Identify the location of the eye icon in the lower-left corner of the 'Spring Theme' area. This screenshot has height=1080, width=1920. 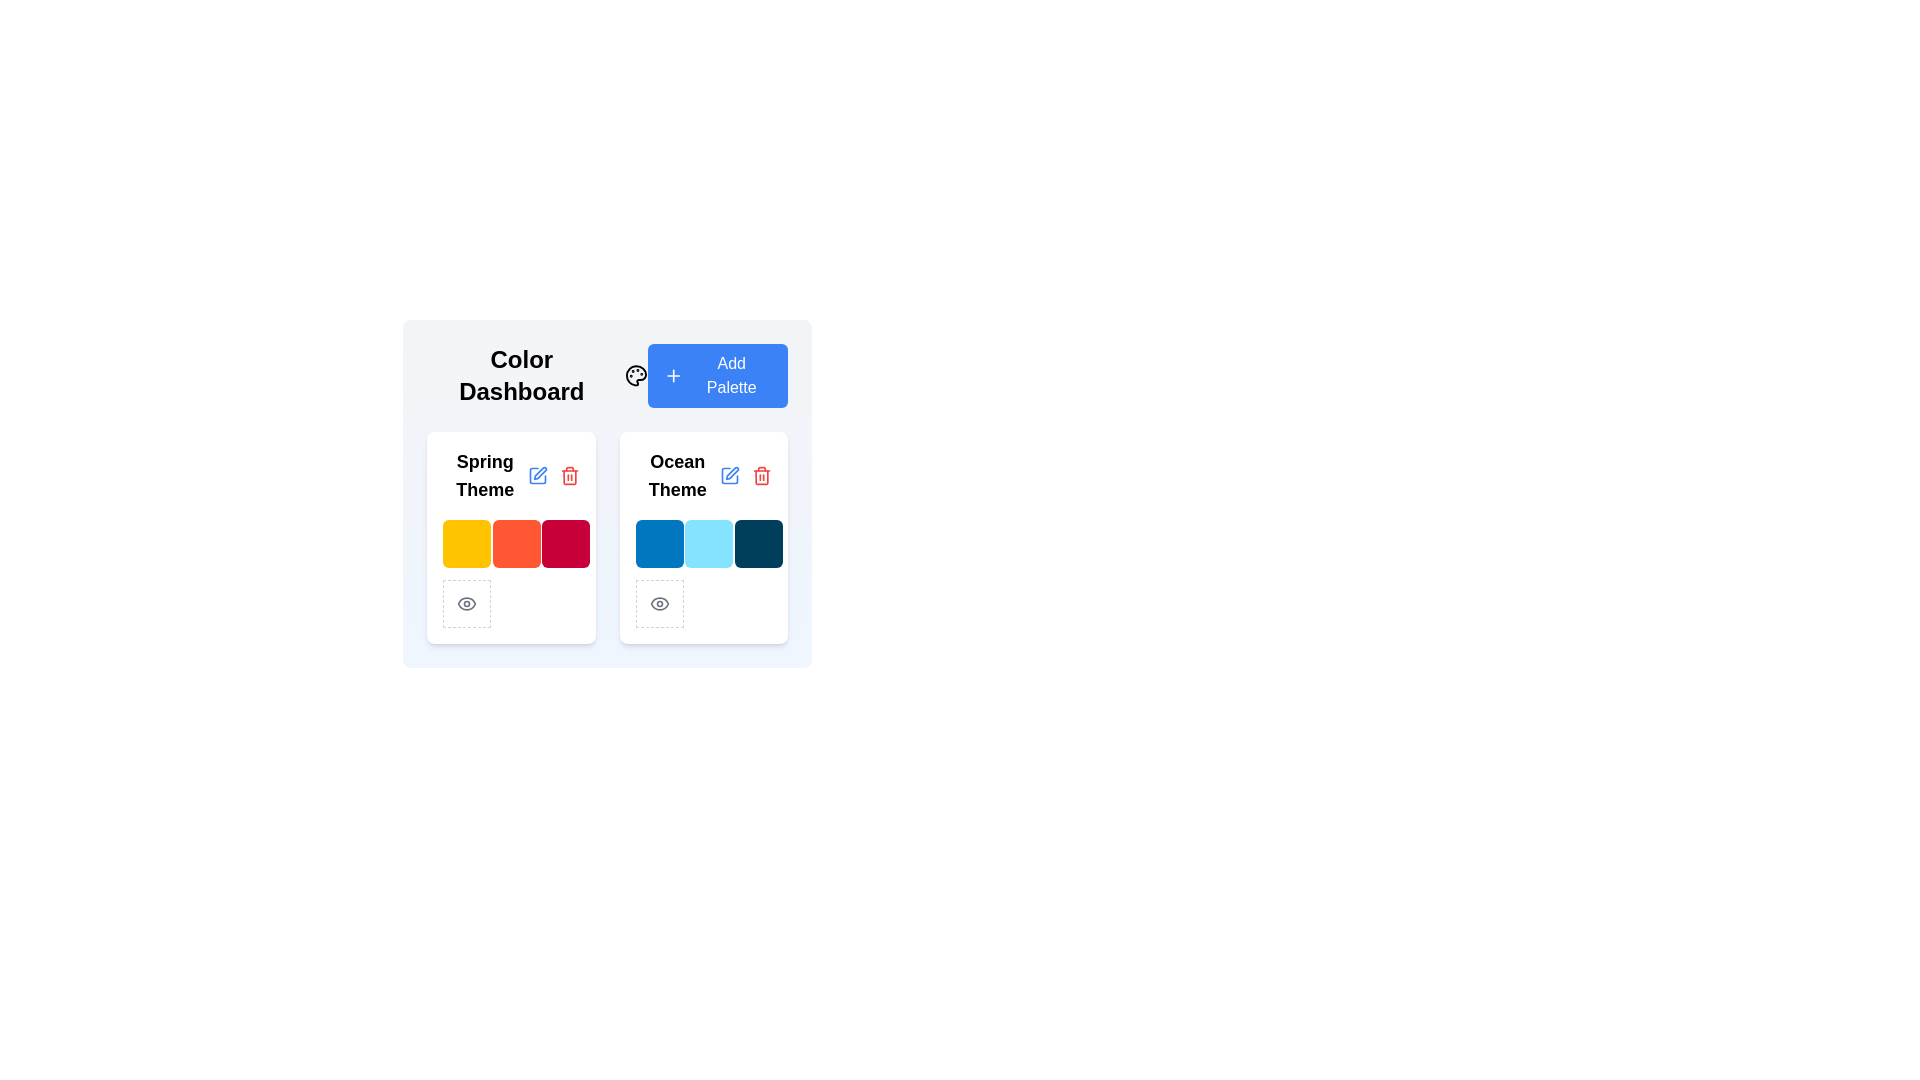
(659, 603).